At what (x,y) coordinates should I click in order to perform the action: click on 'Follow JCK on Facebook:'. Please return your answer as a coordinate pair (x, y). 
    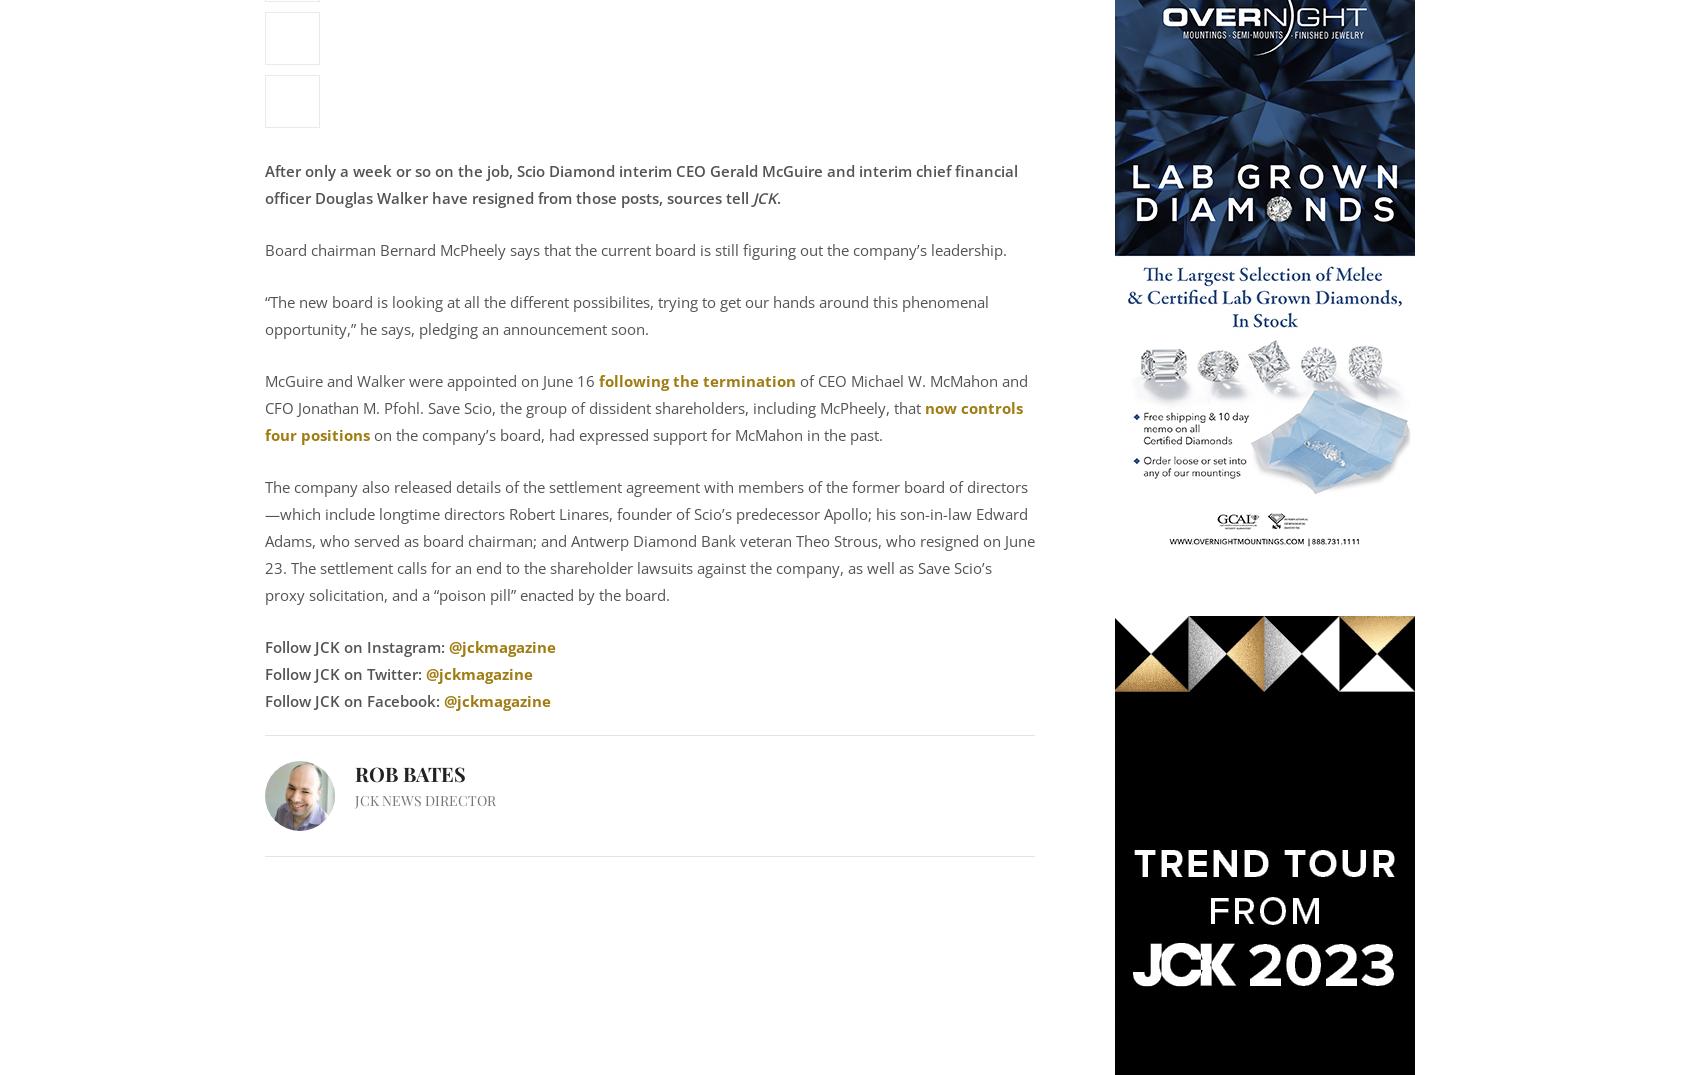
    Looking at the image, I should click on (351, 699).